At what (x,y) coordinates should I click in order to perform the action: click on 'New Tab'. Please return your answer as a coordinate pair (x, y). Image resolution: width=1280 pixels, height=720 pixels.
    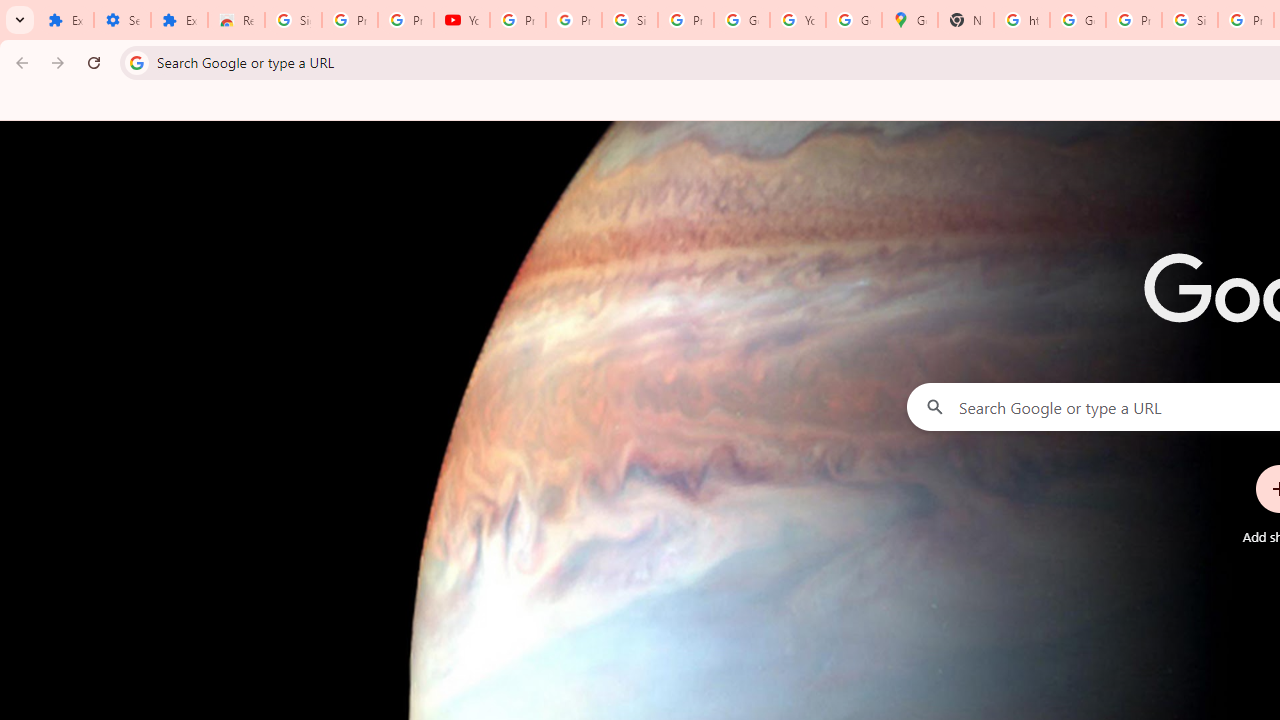
    Looking at the image, I should click on (966, 20).